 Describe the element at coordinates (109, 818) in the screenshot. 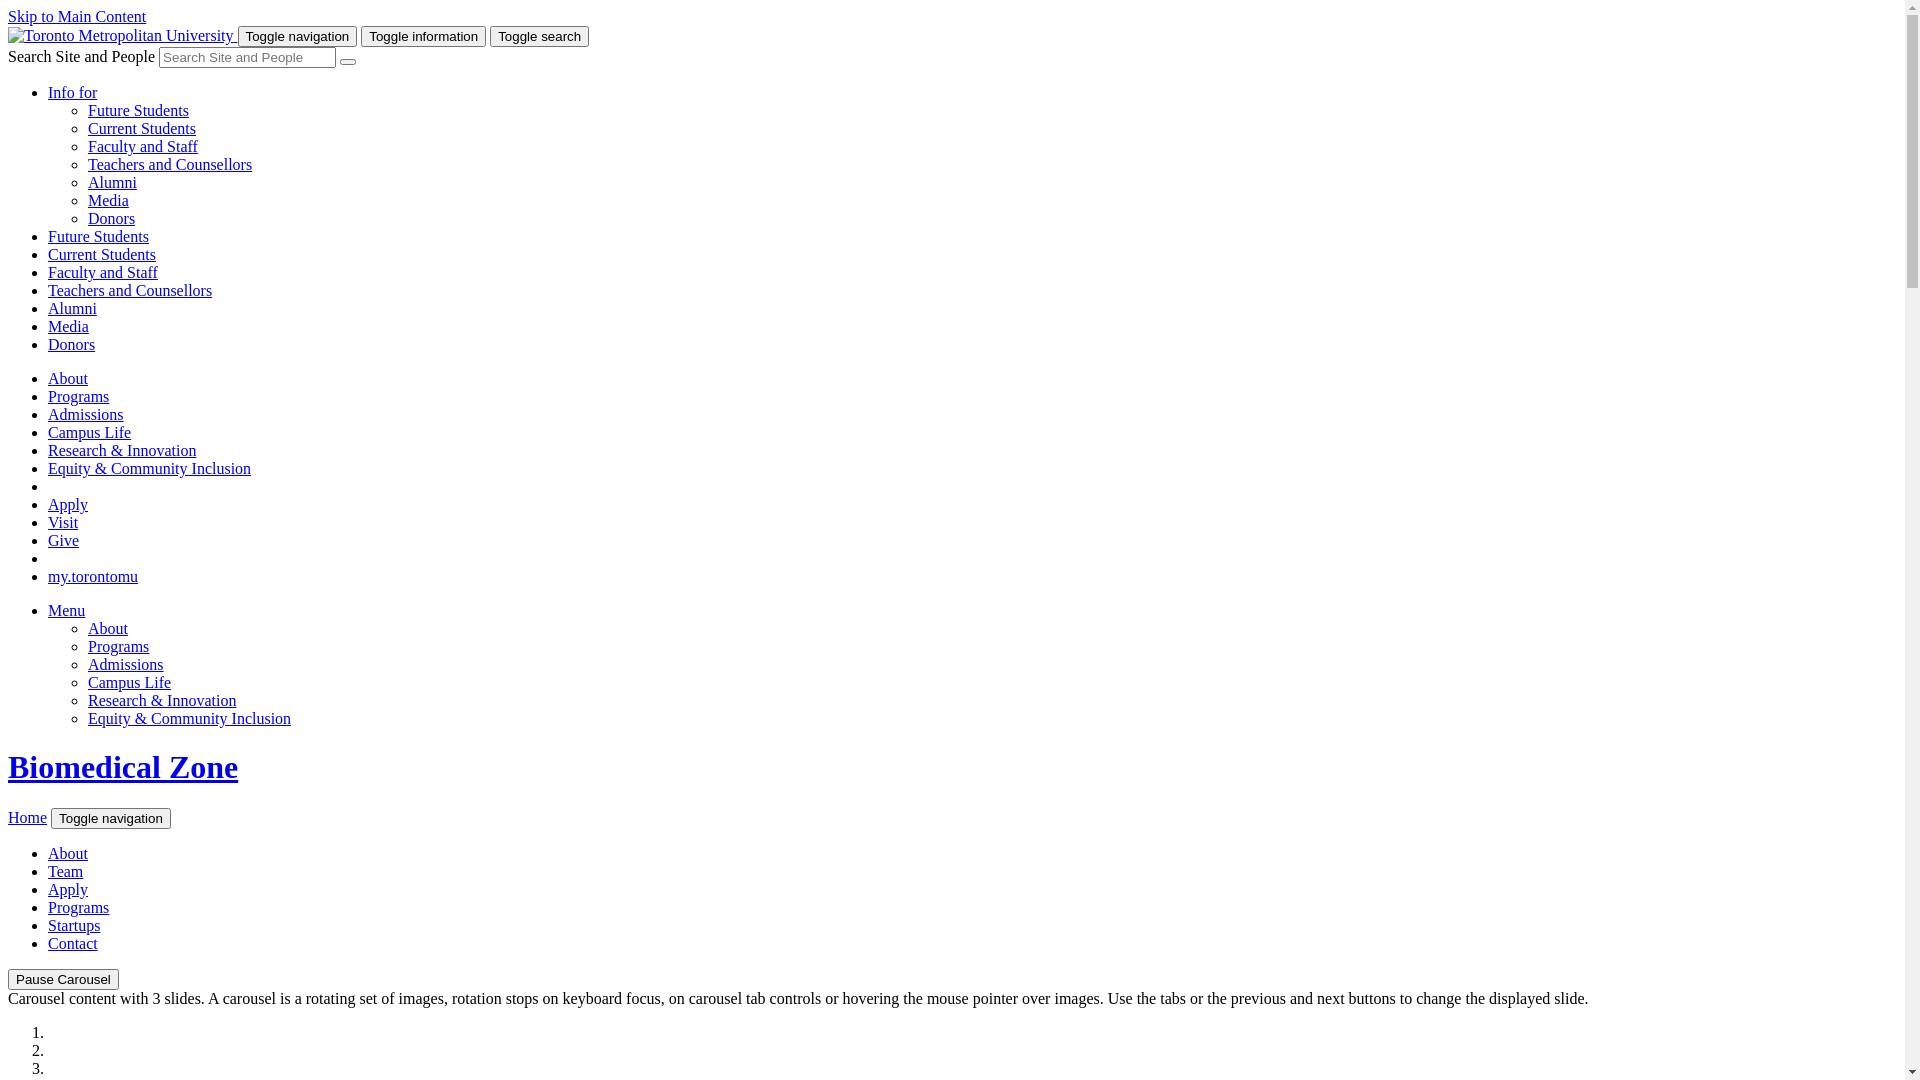

I see `'Toggle navigation'` at that location.